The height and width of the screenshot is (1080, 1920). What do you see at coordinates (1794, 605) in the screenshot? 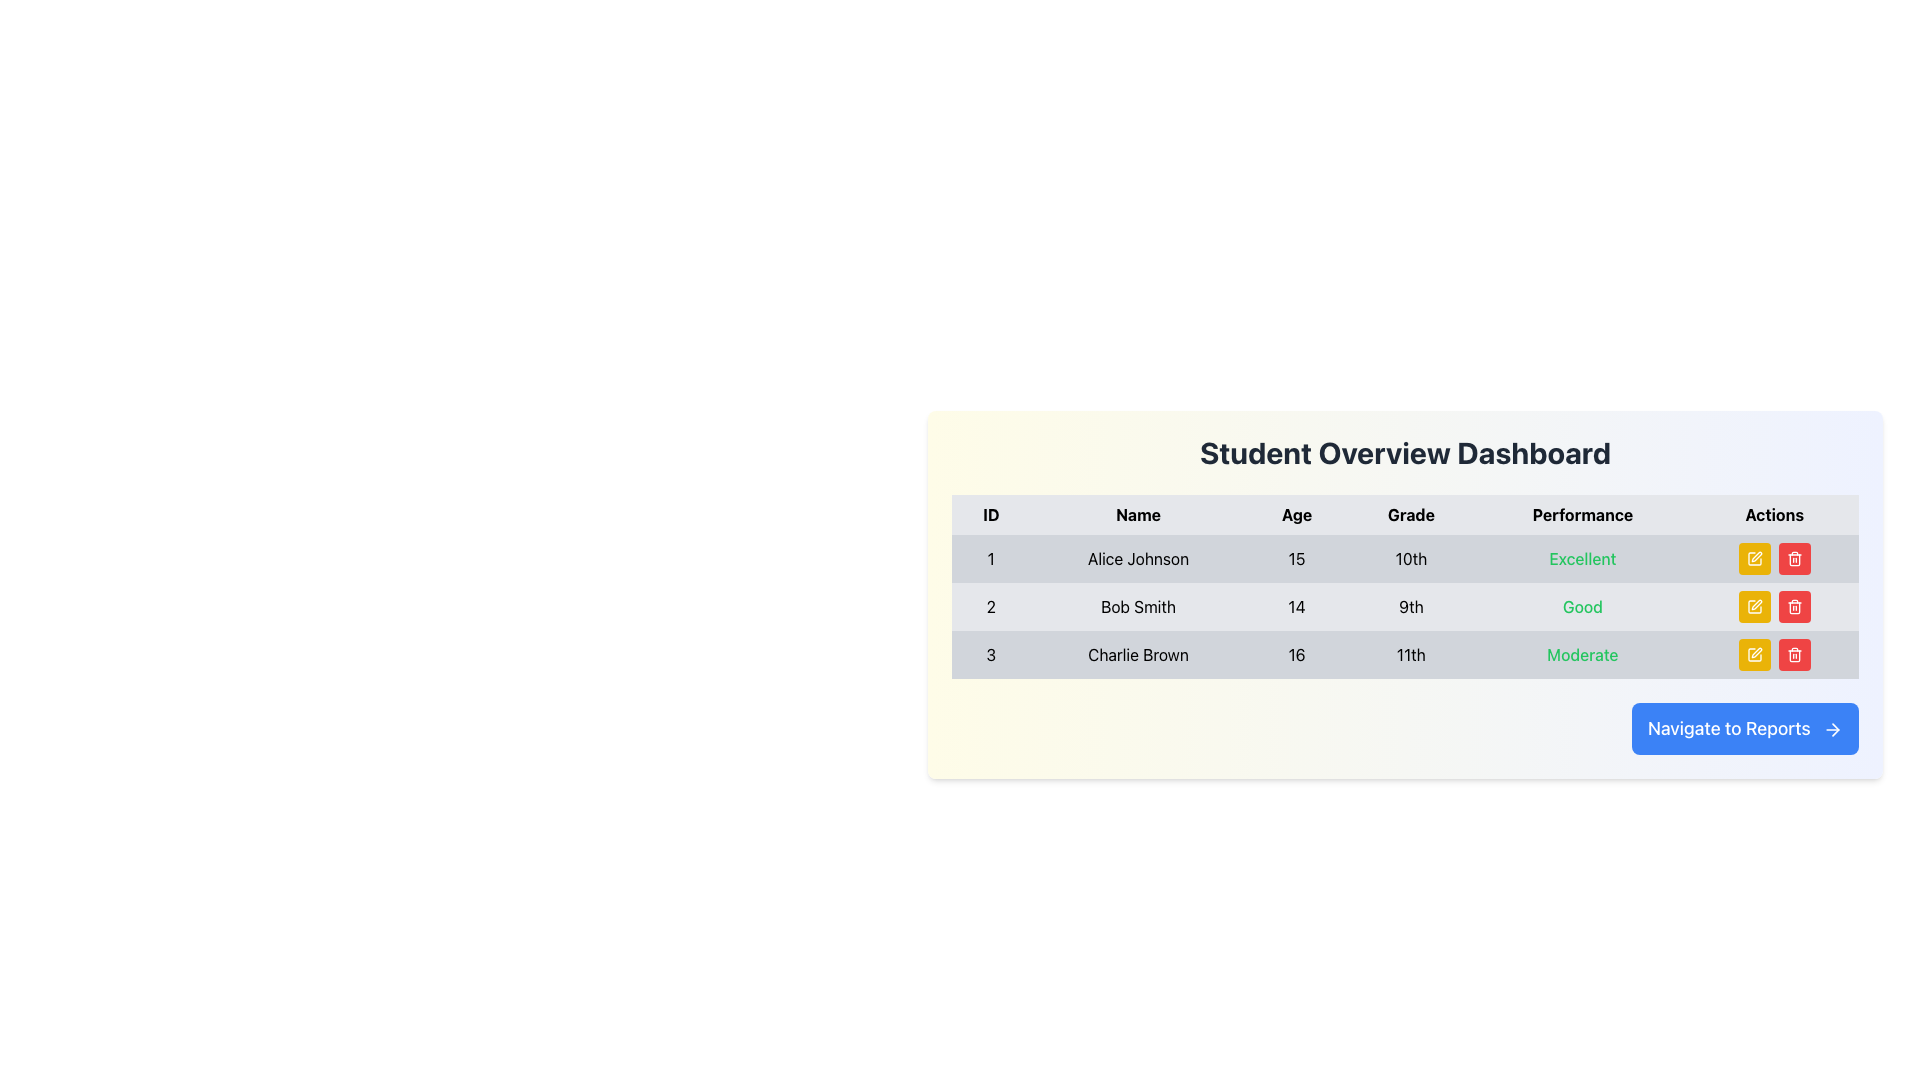
I see `the red rounded rectangular button with a trash can icon in the Actions column of the data table, corresponding to the student 'Bob Smith'` at bounding box center [1794, 605].